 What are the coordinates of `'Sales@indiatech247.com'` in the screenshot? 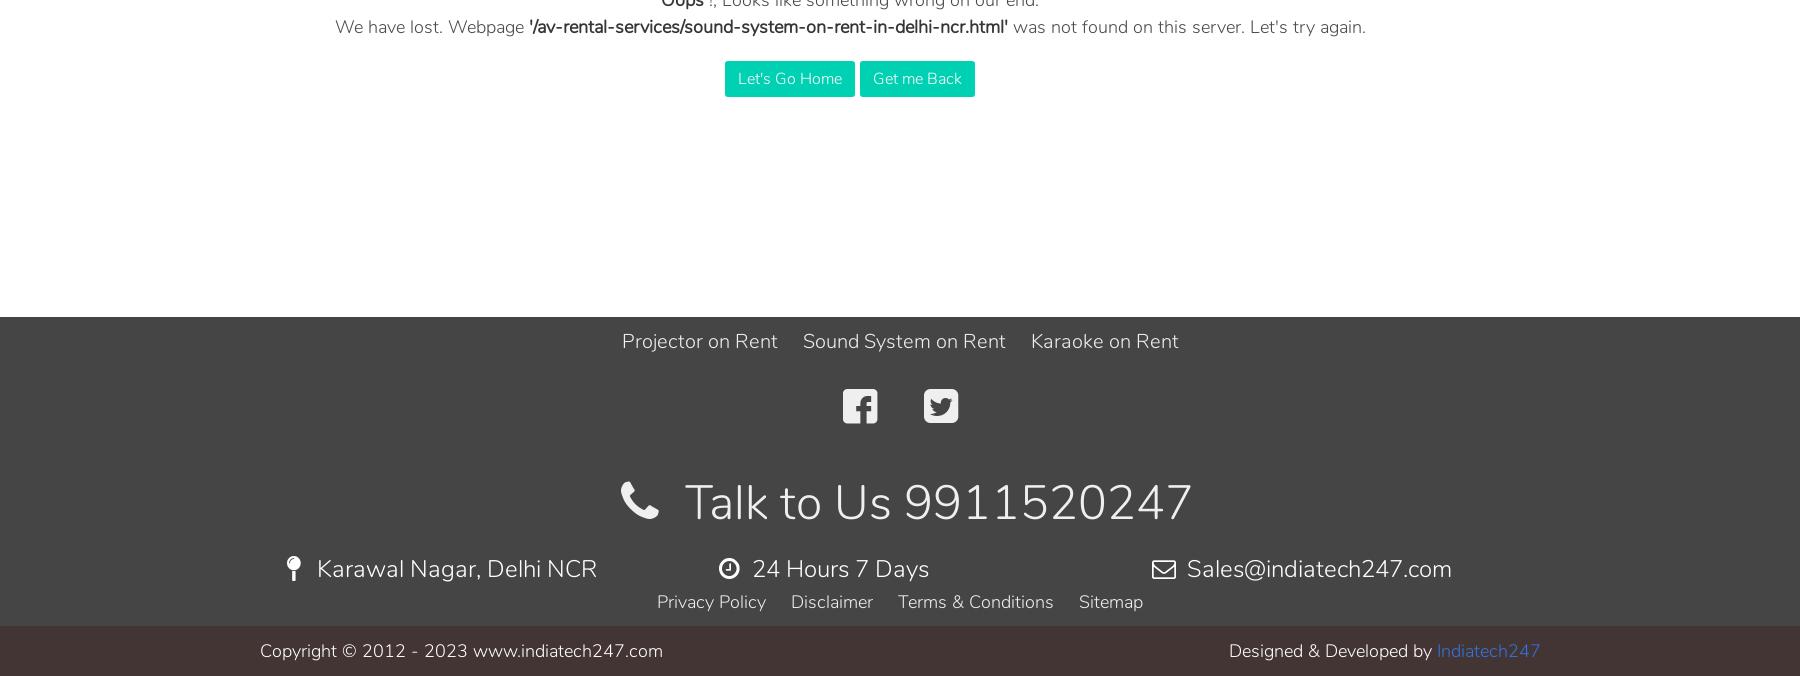 It's located at (1179, 567).